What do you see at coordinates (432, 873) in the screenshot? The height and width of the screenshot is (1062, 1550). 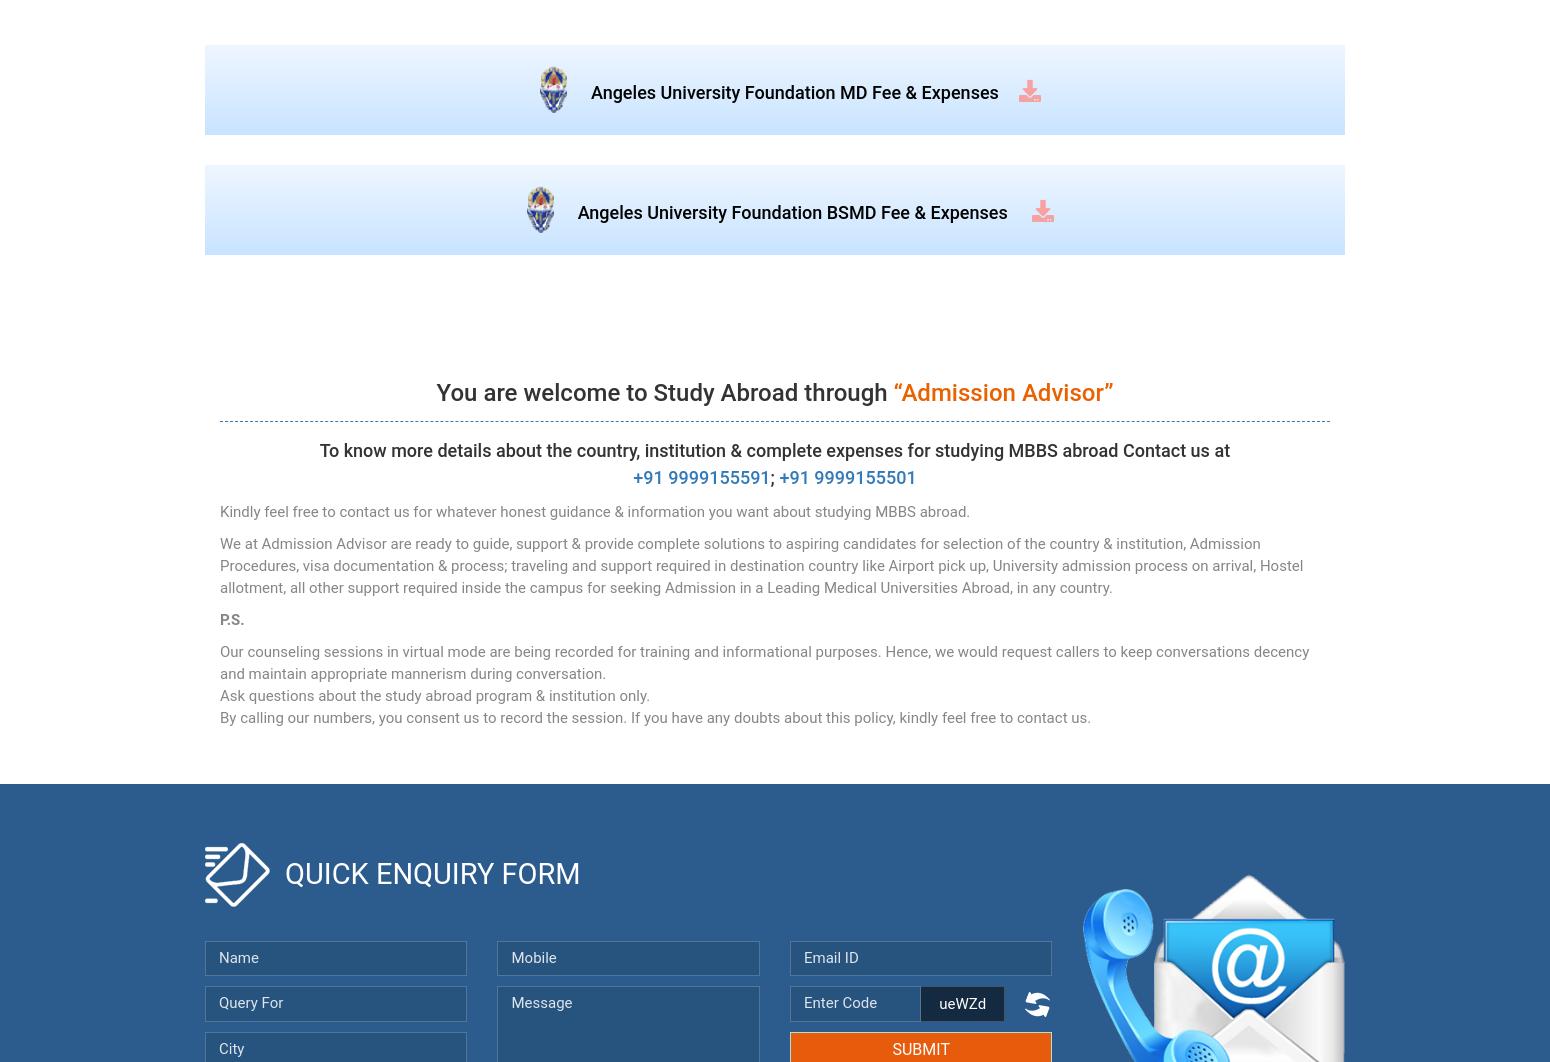 I see `'Quick Enquiry Form'` at bounding box center [432, 873].